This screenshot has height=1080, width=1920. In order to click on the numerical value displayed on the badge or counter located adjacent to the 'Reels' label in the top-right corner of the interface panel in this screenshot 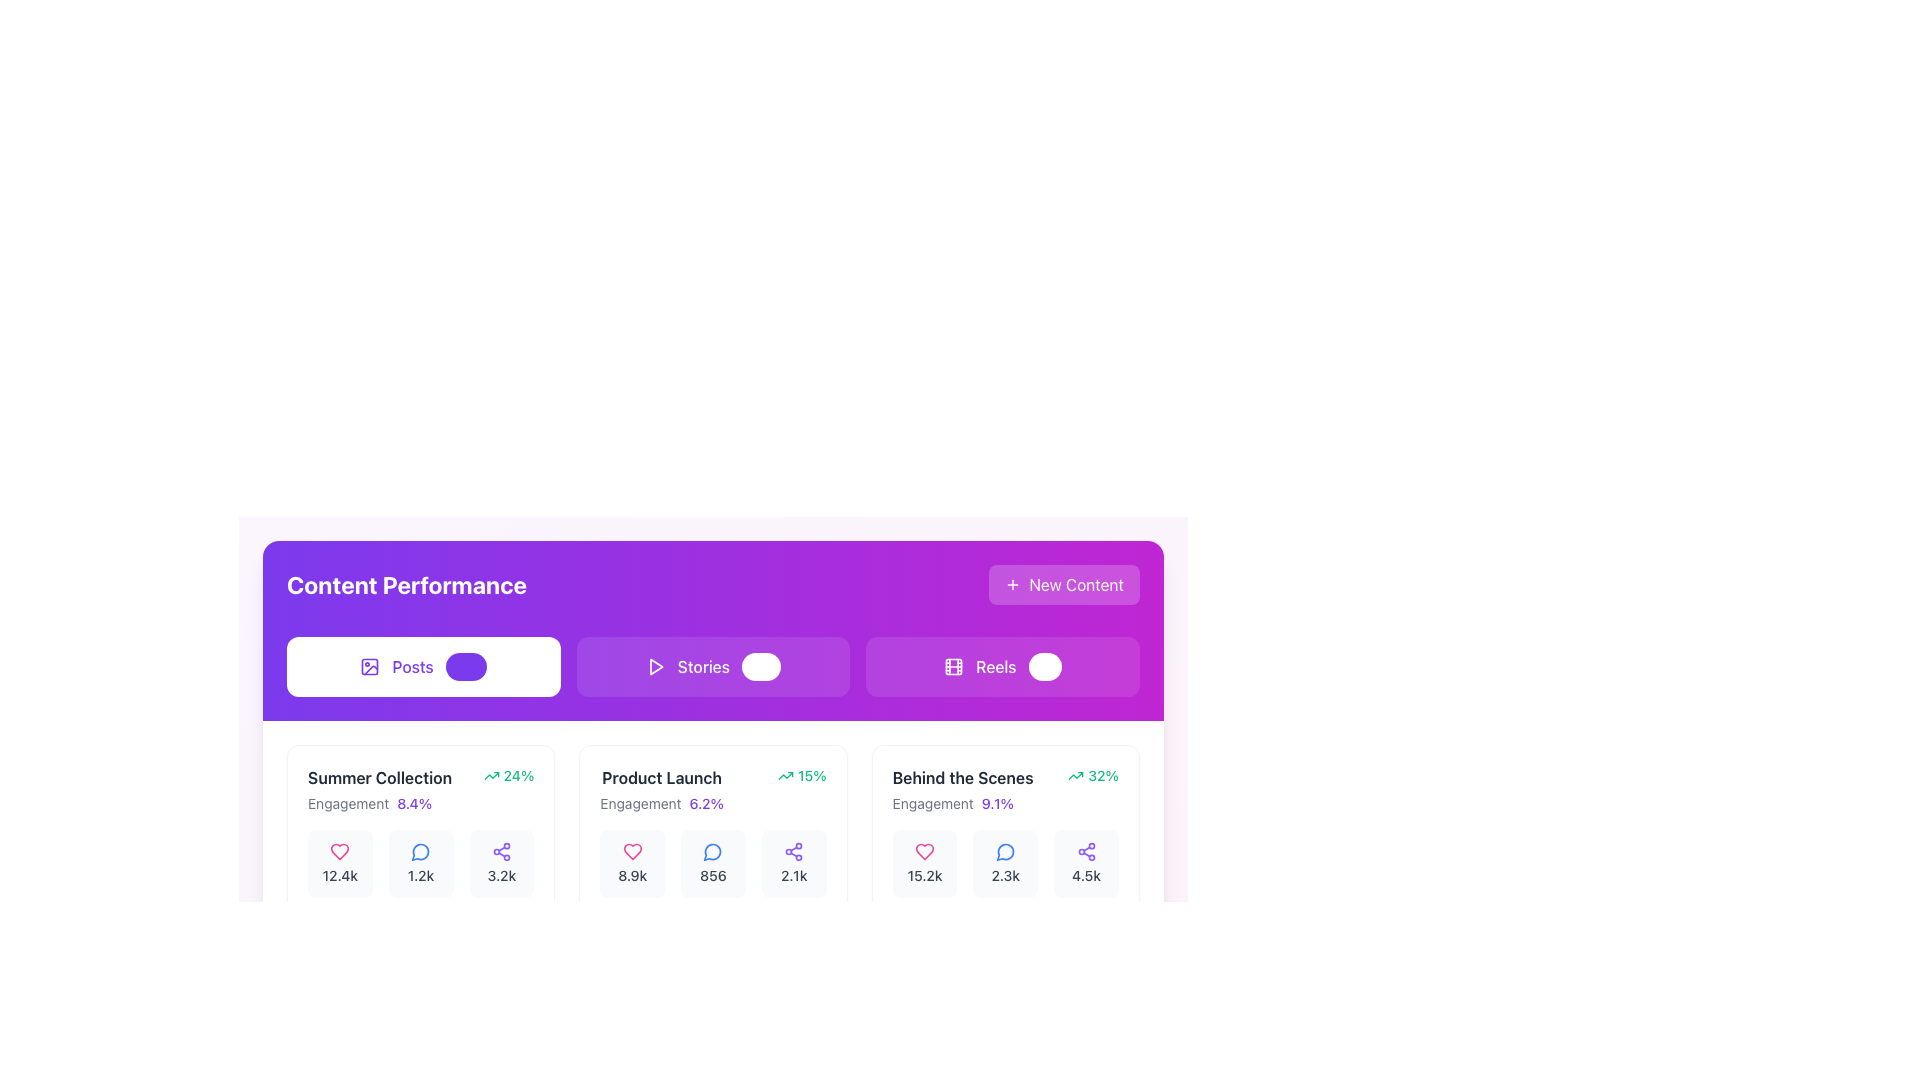, I will do `click(1044, 667)`.